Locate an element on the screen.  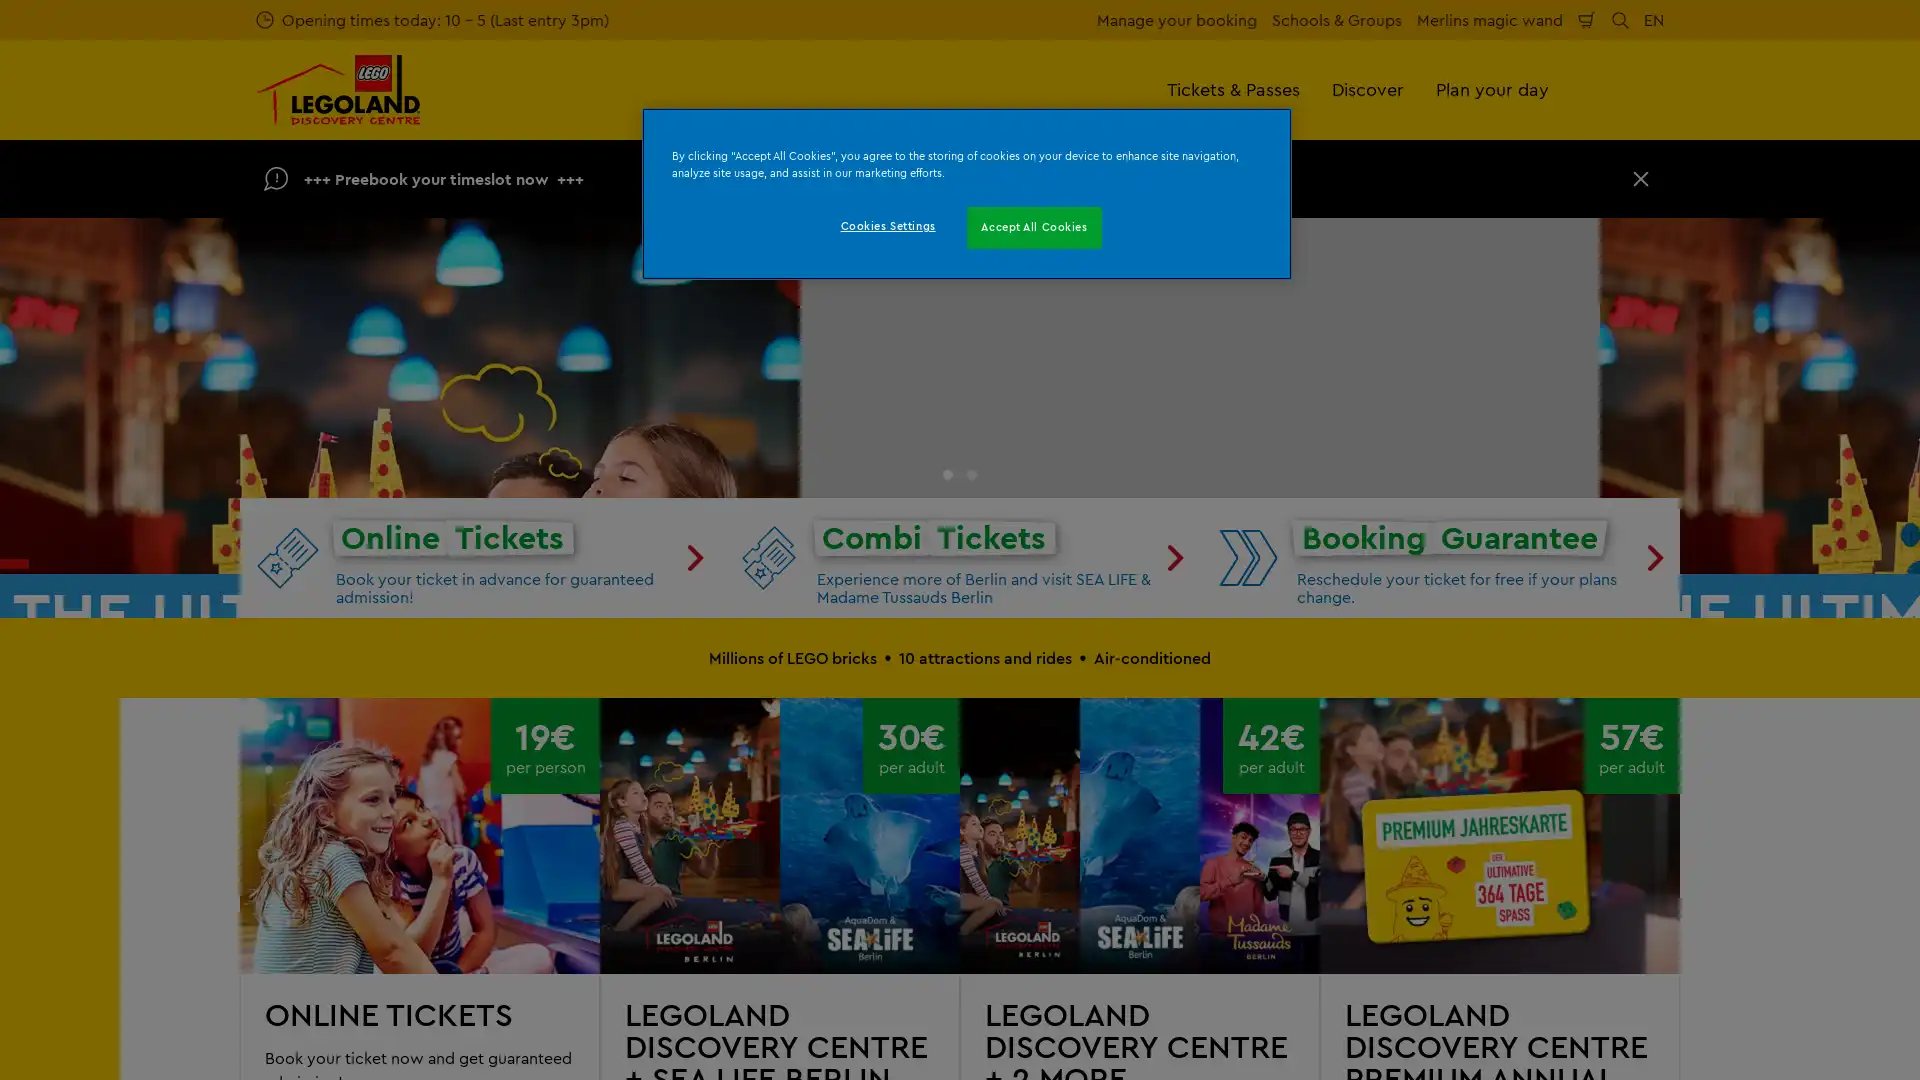
Tickets & Passes is located at coordinates (1232, 88).